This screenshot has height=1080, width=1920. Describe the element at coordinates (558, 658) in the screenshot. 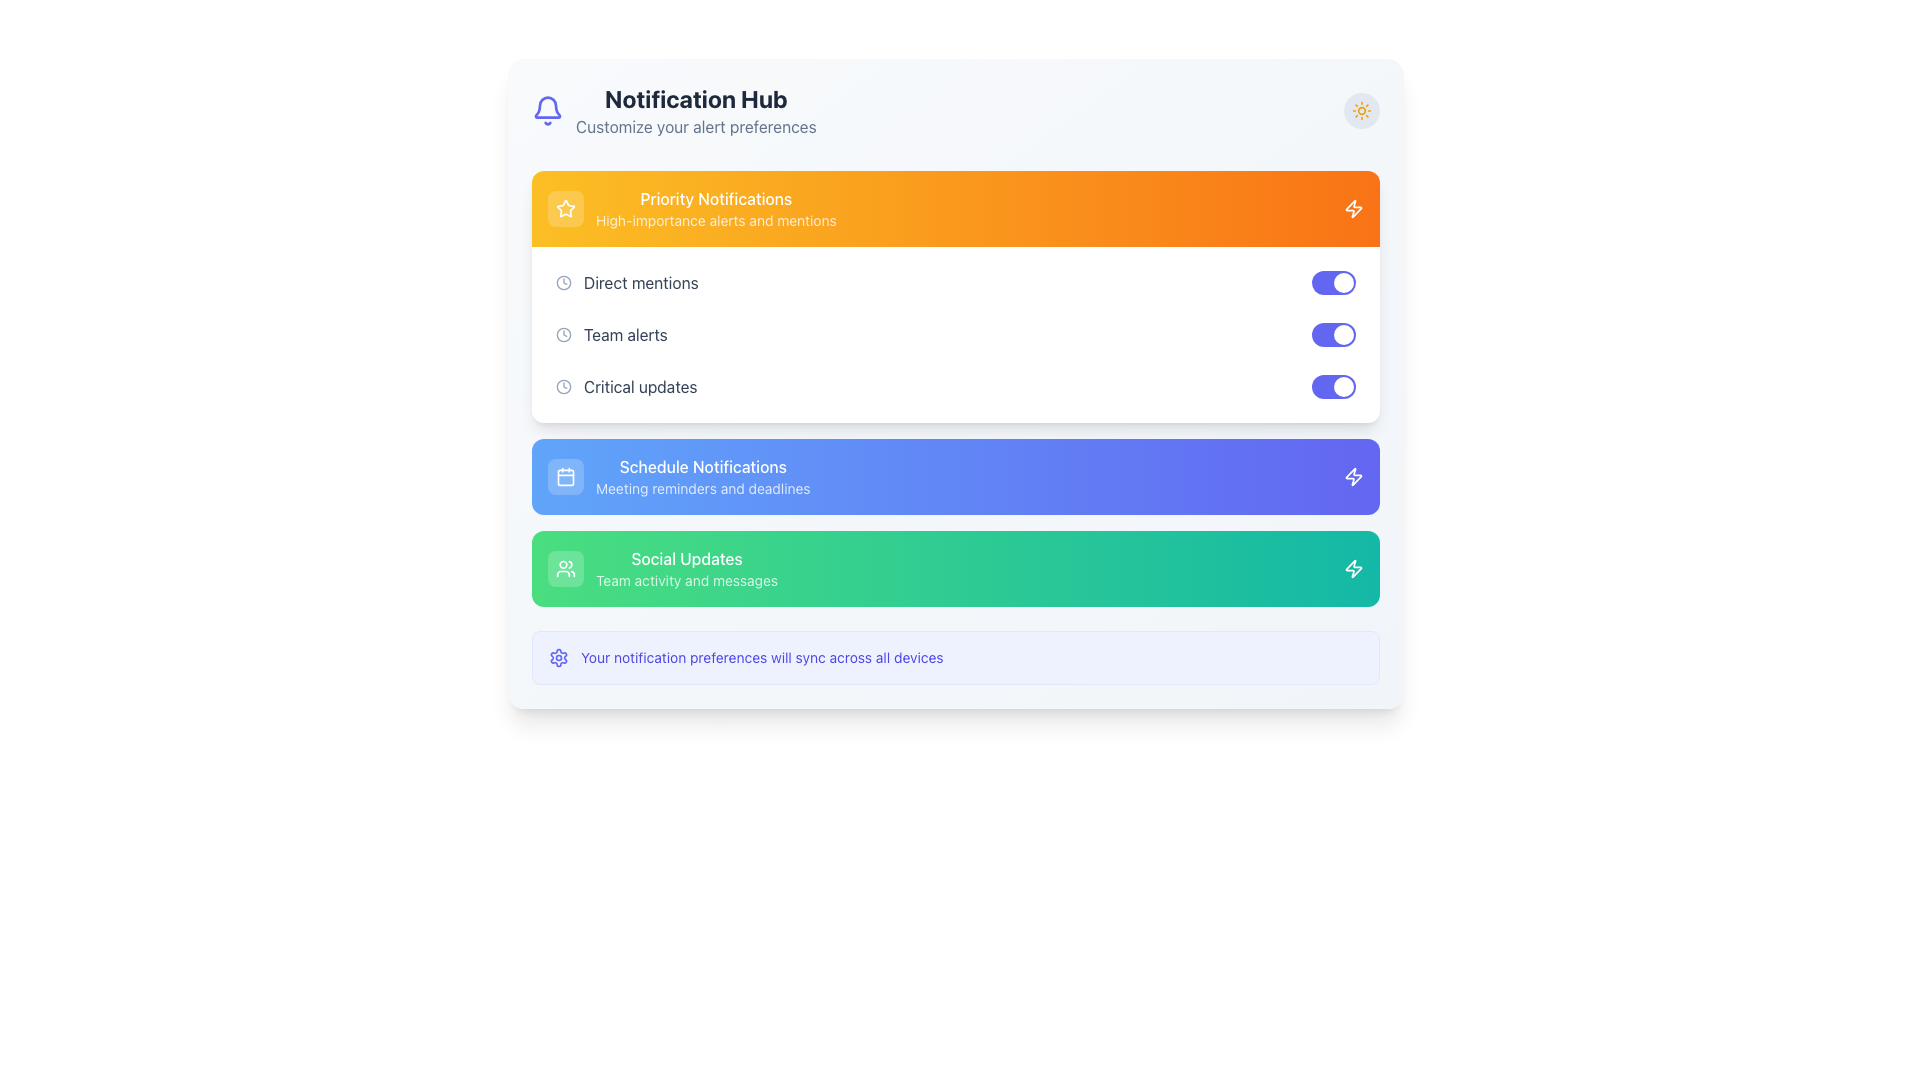

I see `the settings icon represented by a gear image located at the top-right corner of the interface` at that location.